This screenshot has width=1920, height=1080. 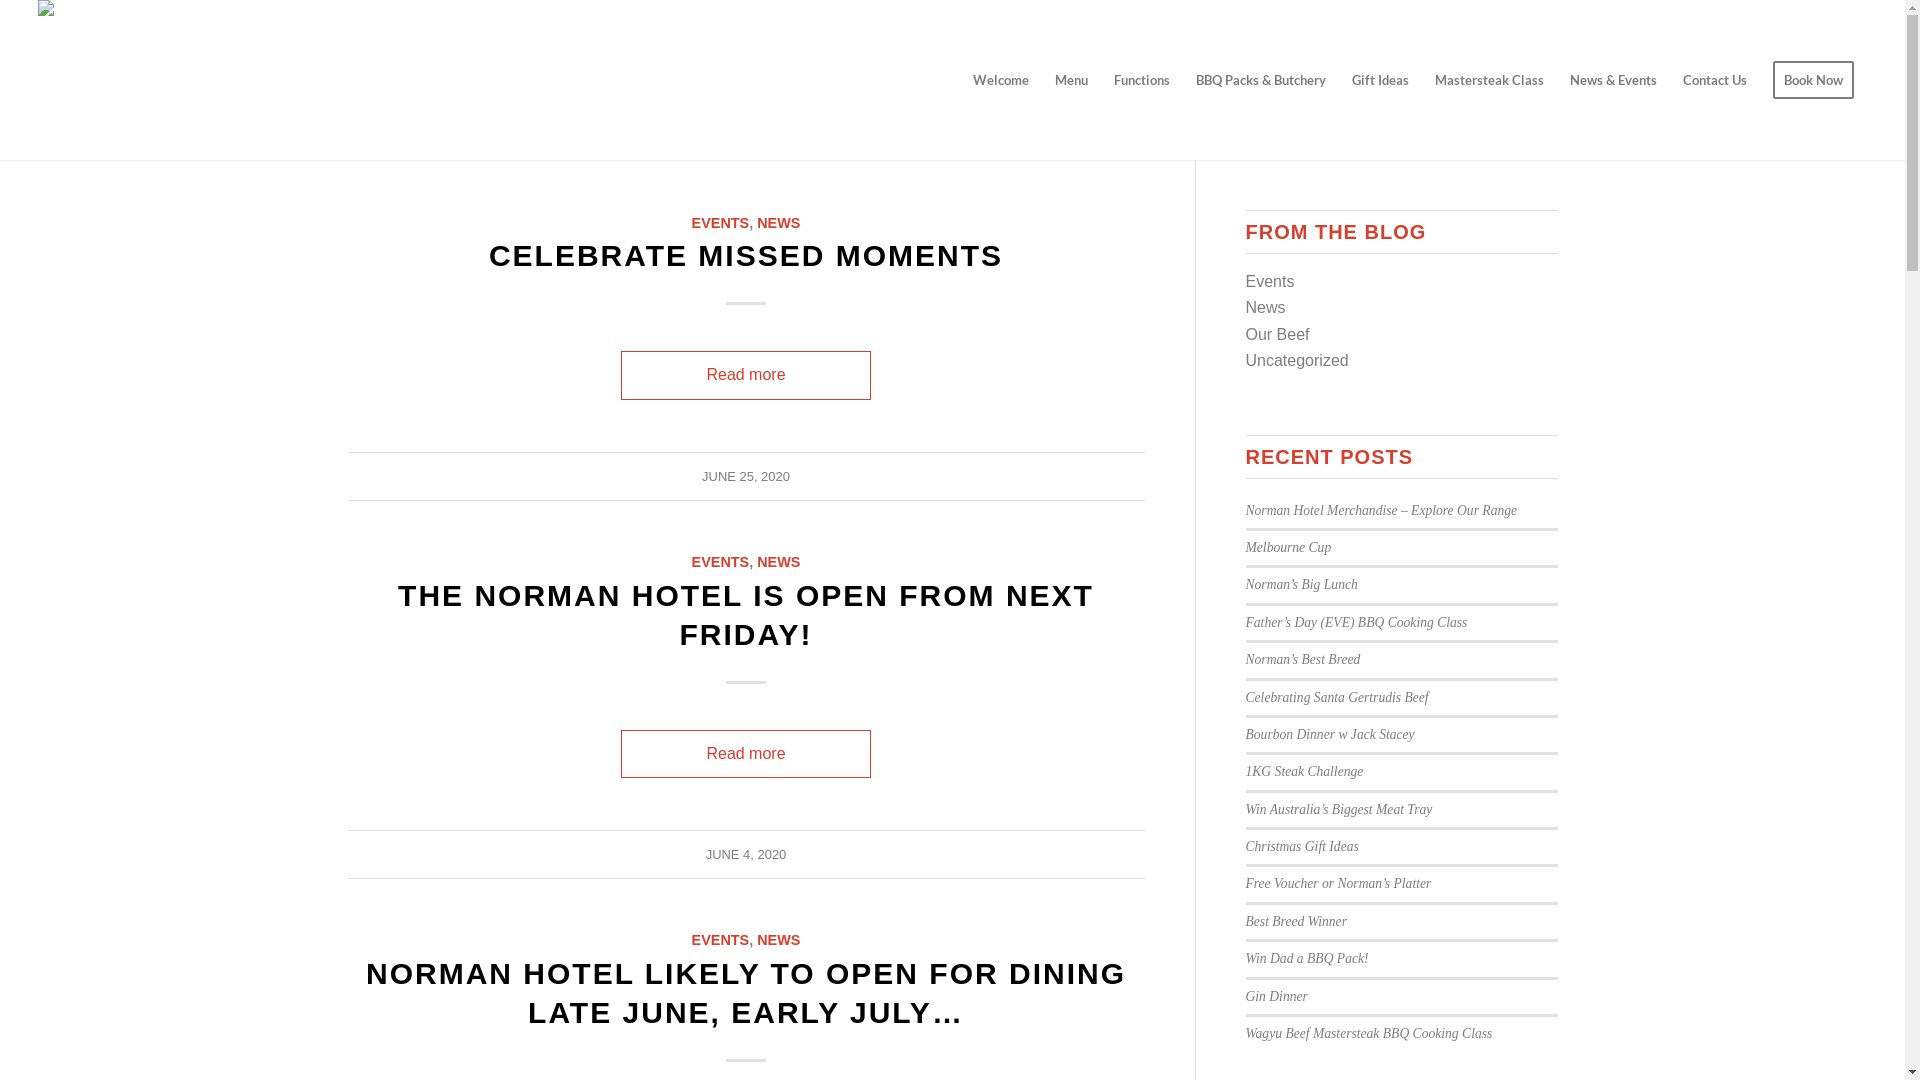 I want to click on 'EVENTS', so click(x=720, y=223).